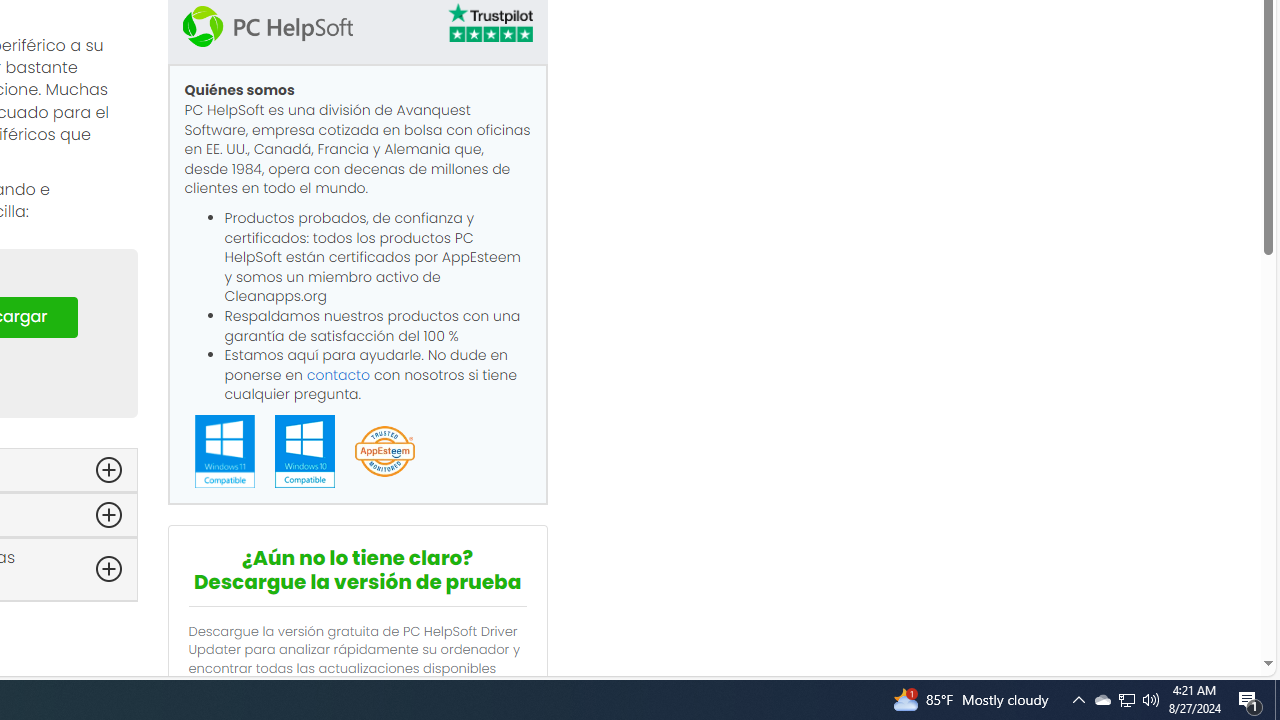 The width and height of the screenshot is (1280, 720). I want to click on 'App Esteem', so click(384, 452).